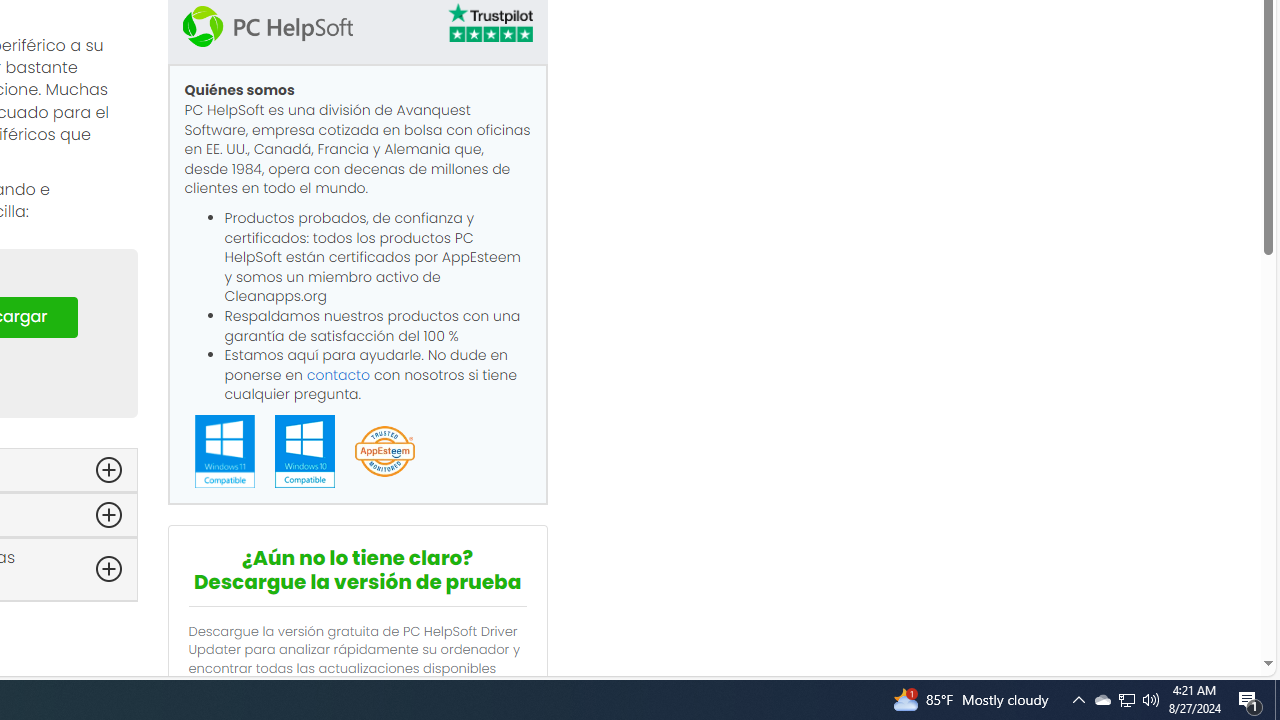 The width and height of the screenshot is (1280, 720). I want to click on 'App Esteem', so click(384, 452).